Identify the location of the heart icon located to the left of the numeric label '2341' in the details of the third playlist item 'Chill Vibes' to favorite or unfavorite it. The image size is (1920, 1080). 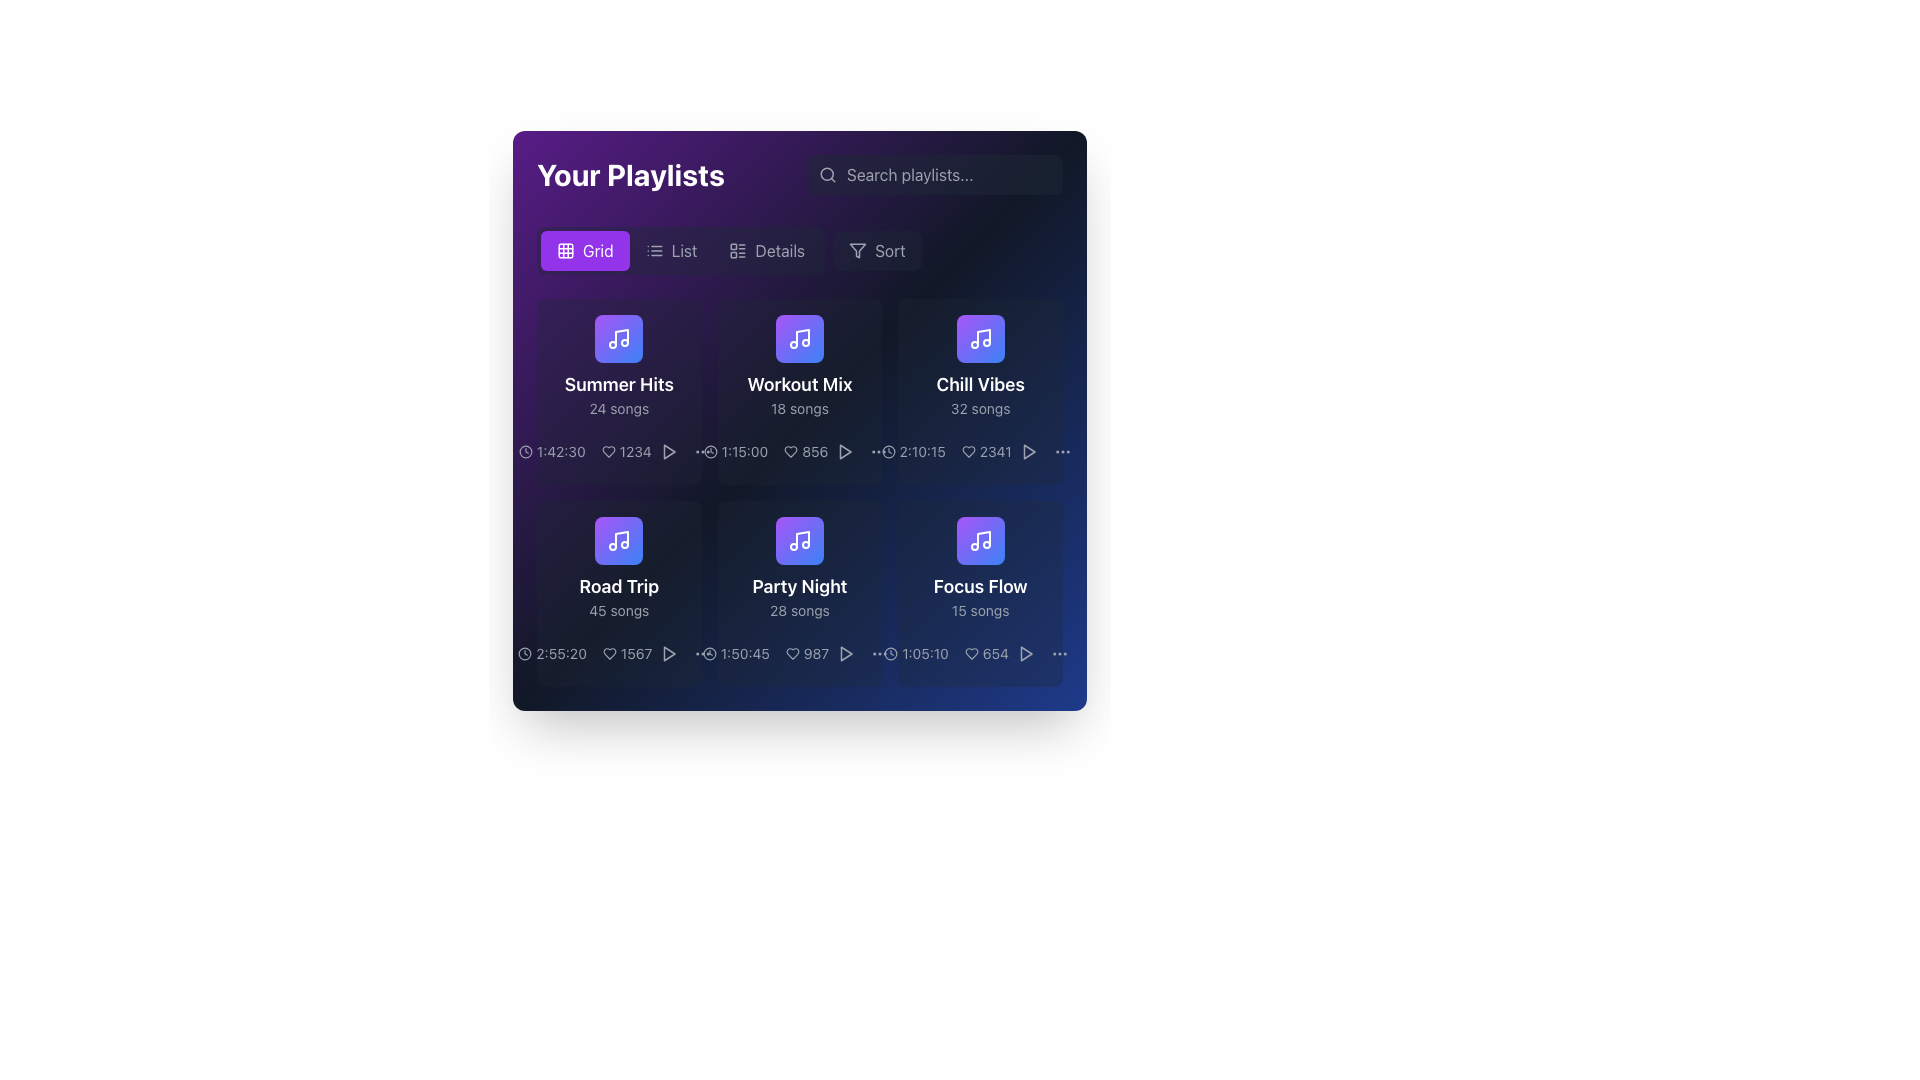
(968, 451).